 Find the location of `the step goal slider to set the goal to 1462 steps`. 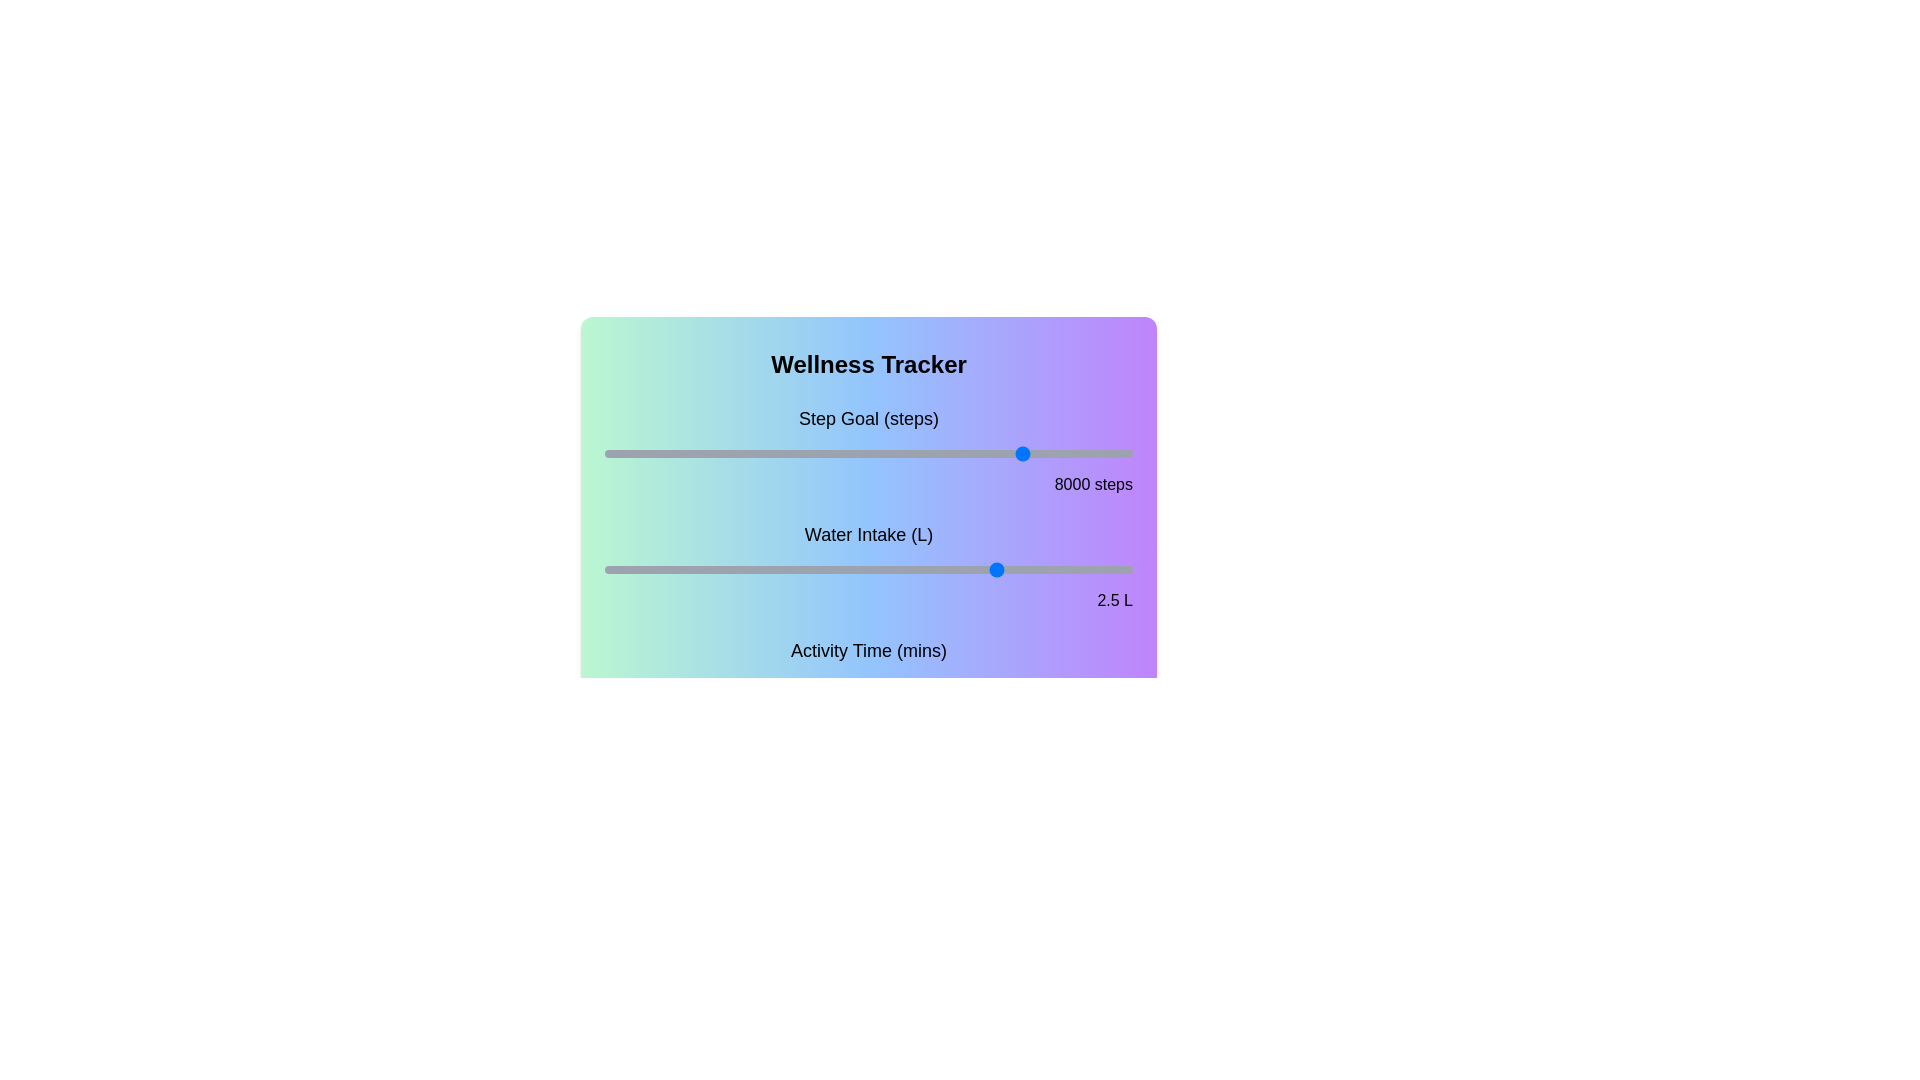

the step goal slider to set the goal to 1462 steps is located at coordinates (682, 454).